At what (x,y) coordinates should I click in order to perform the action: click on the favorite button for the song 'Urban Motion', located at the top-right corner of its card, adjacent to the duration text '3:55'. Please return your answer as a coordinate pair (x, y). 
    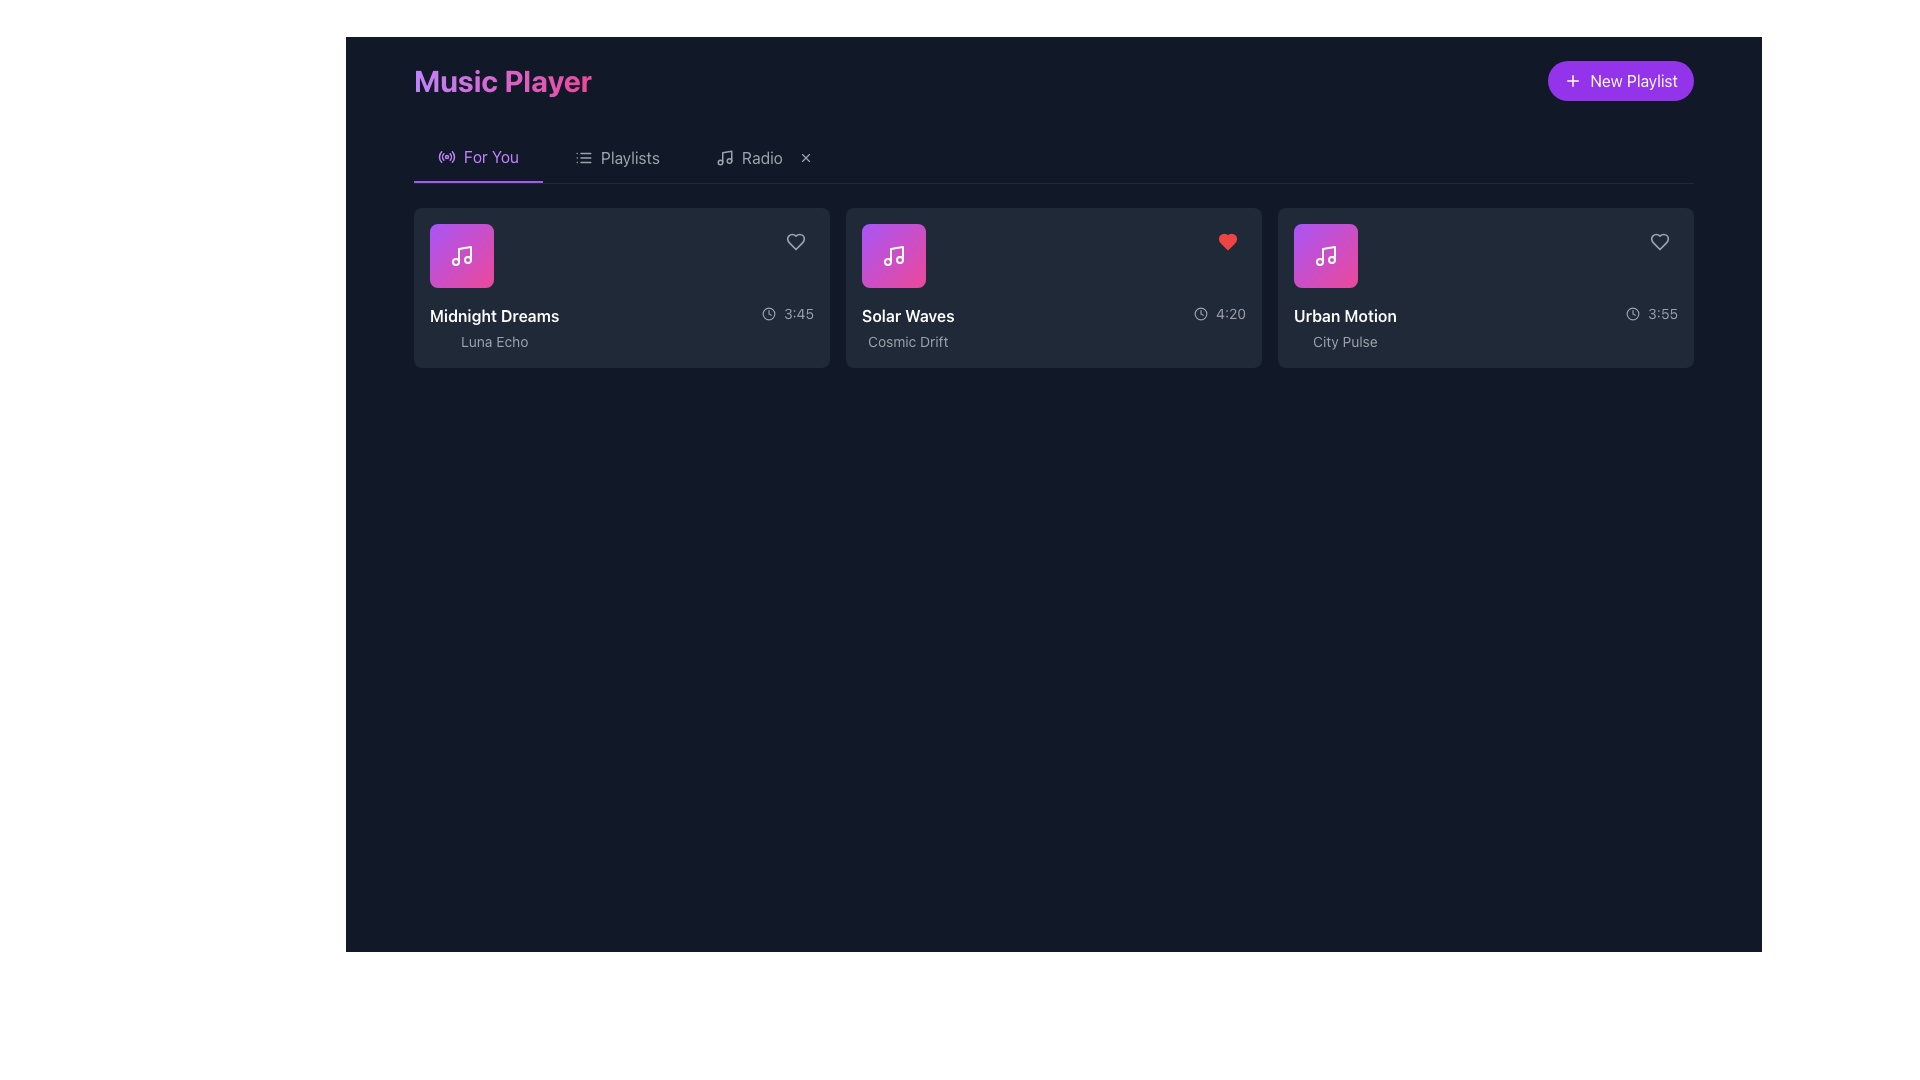
    Looking at the image, I should click on (1660, 241).